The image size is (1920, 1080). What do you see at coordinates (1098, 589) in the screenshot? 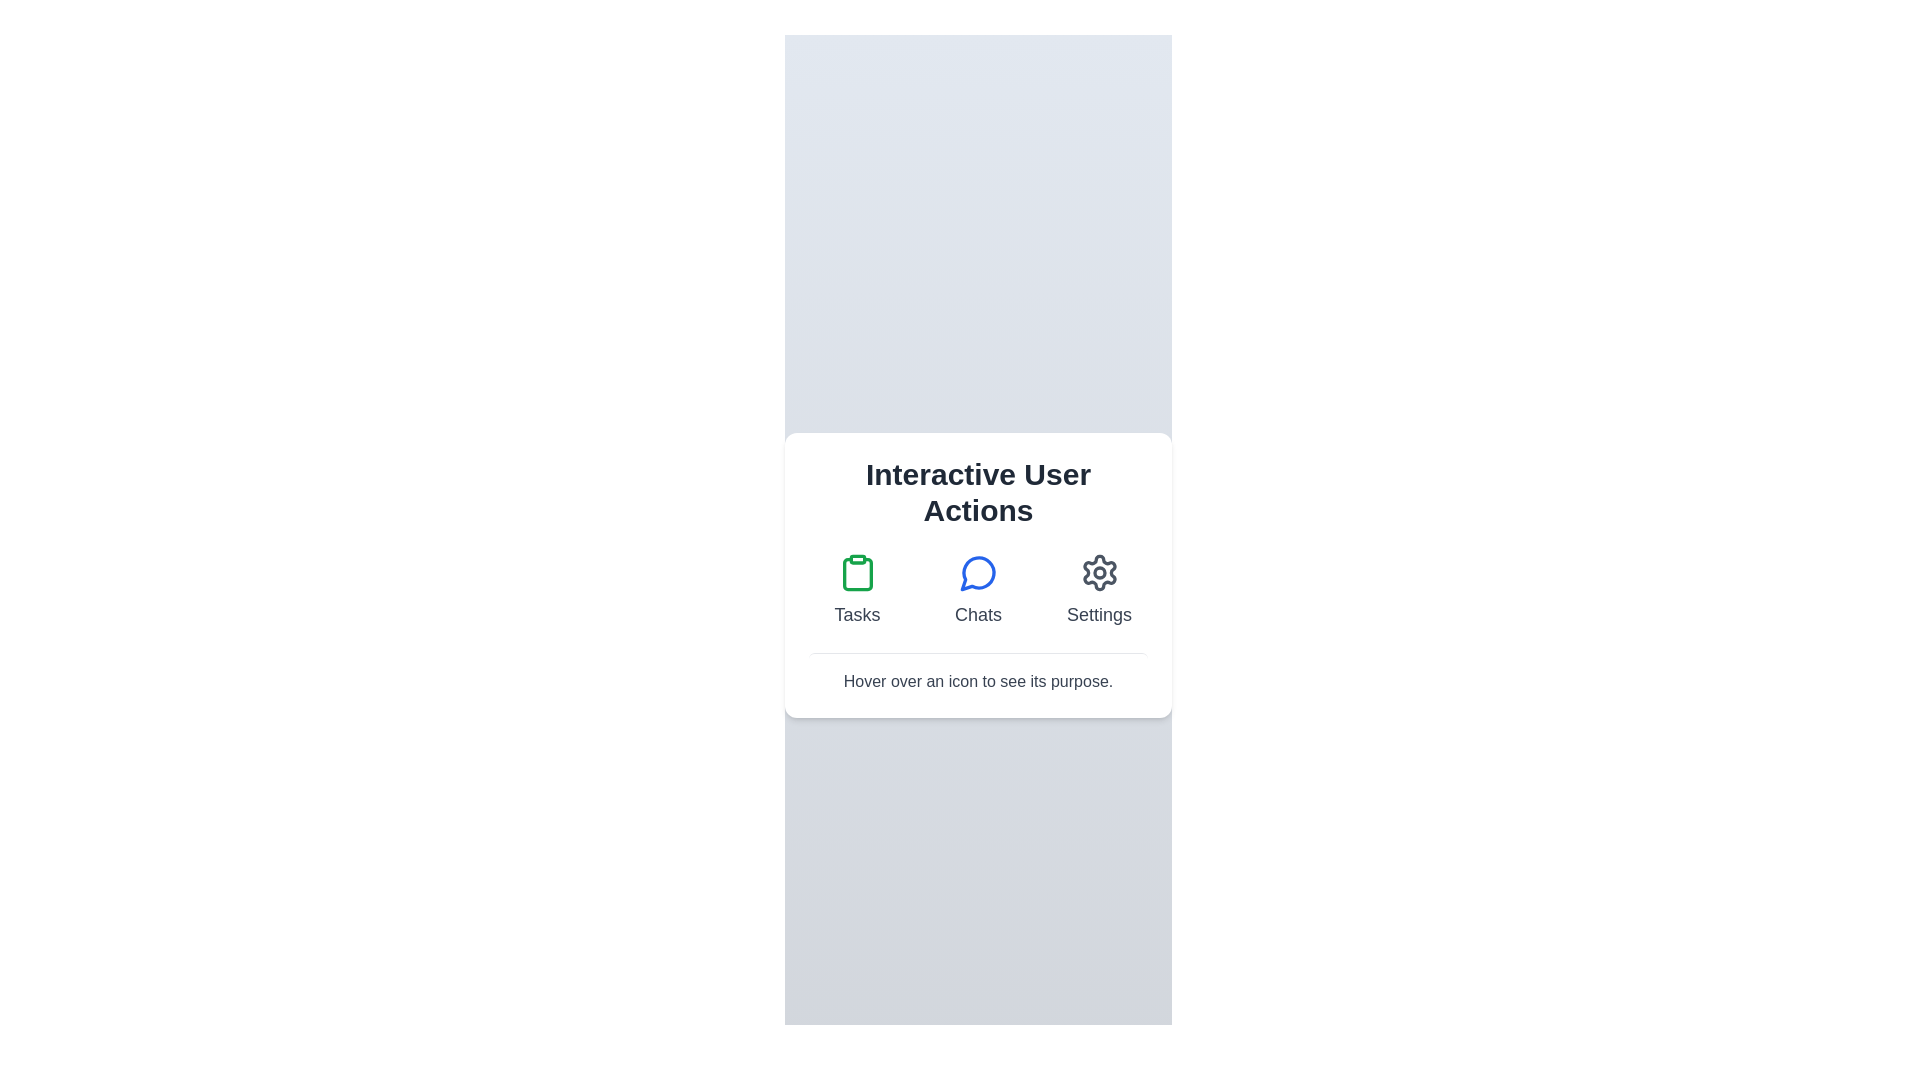
I see `the Settings button located in the bottom section of the interface` at bounding box center [1098, 589].